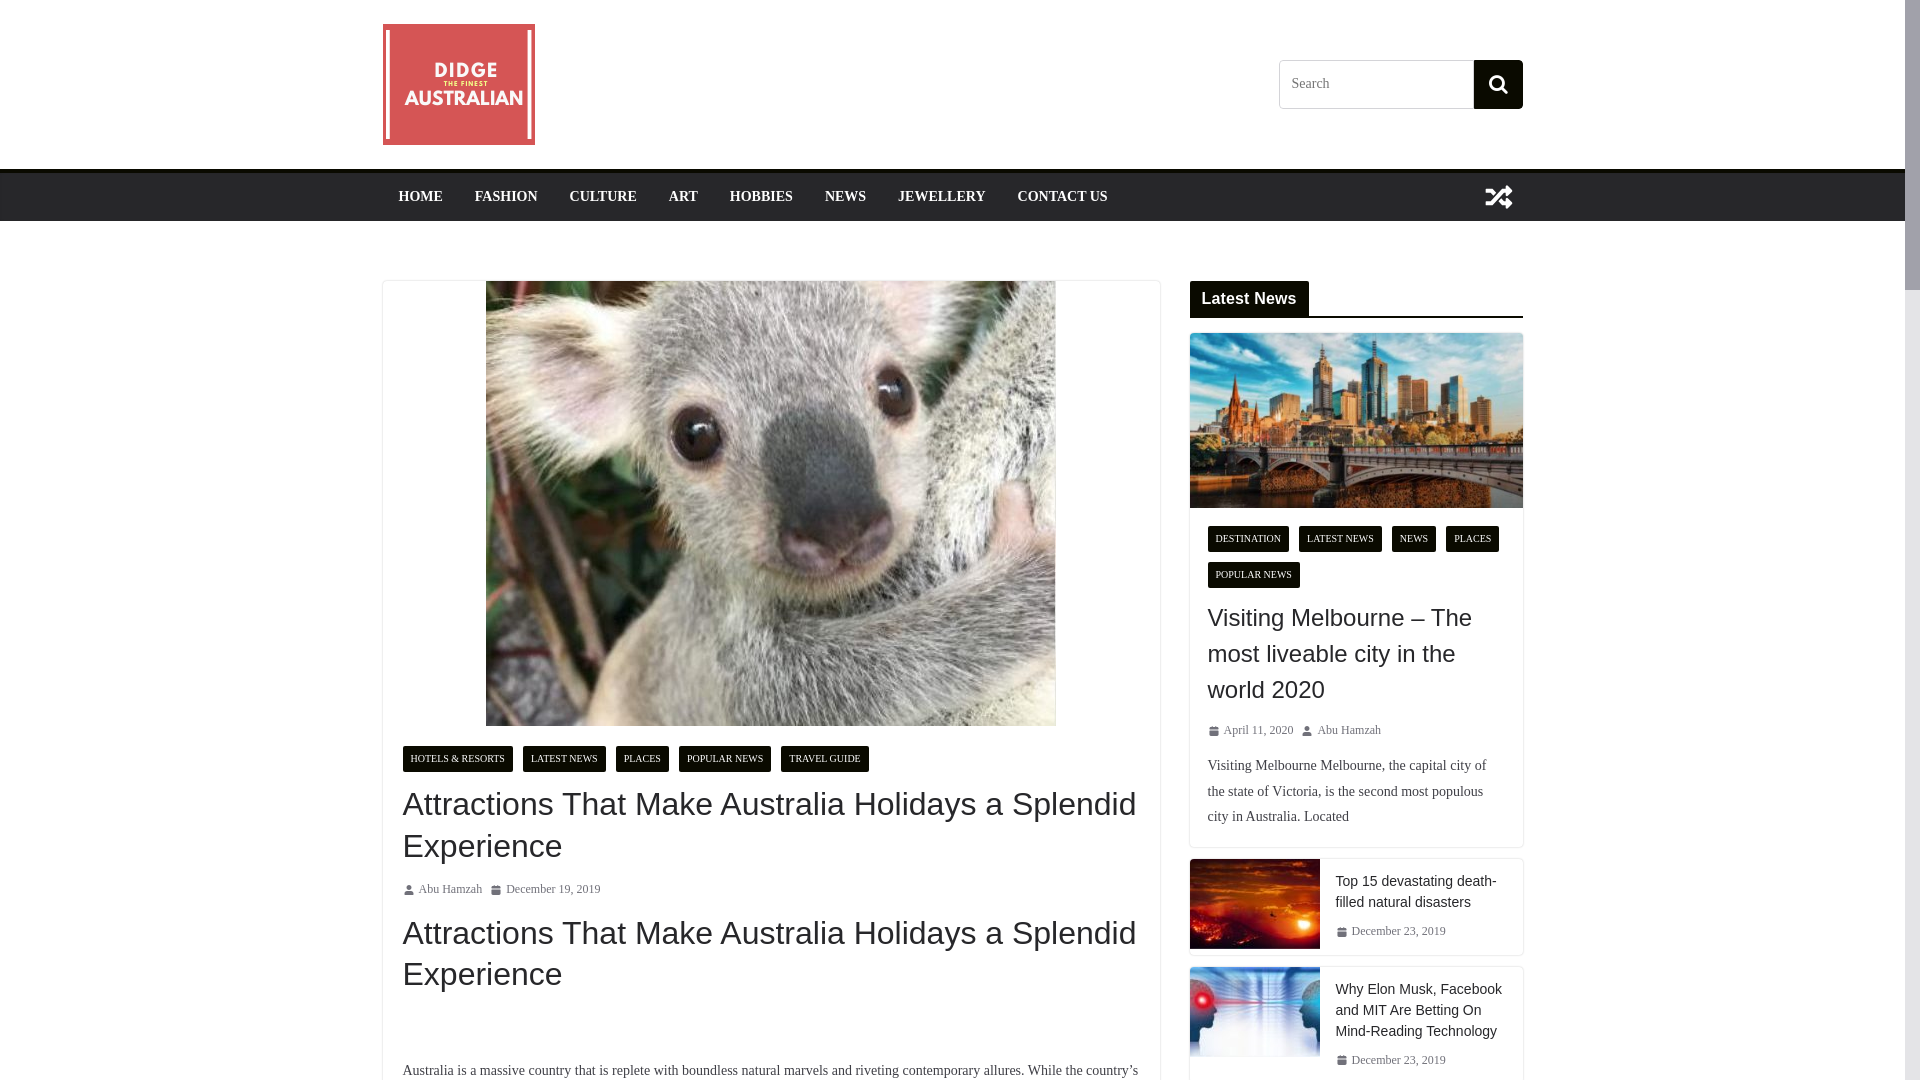  Describe the element at coordinates (1253, 906) in the screenshot. I see `'Top 15 devastating death-filled natural disasters'` at that location.